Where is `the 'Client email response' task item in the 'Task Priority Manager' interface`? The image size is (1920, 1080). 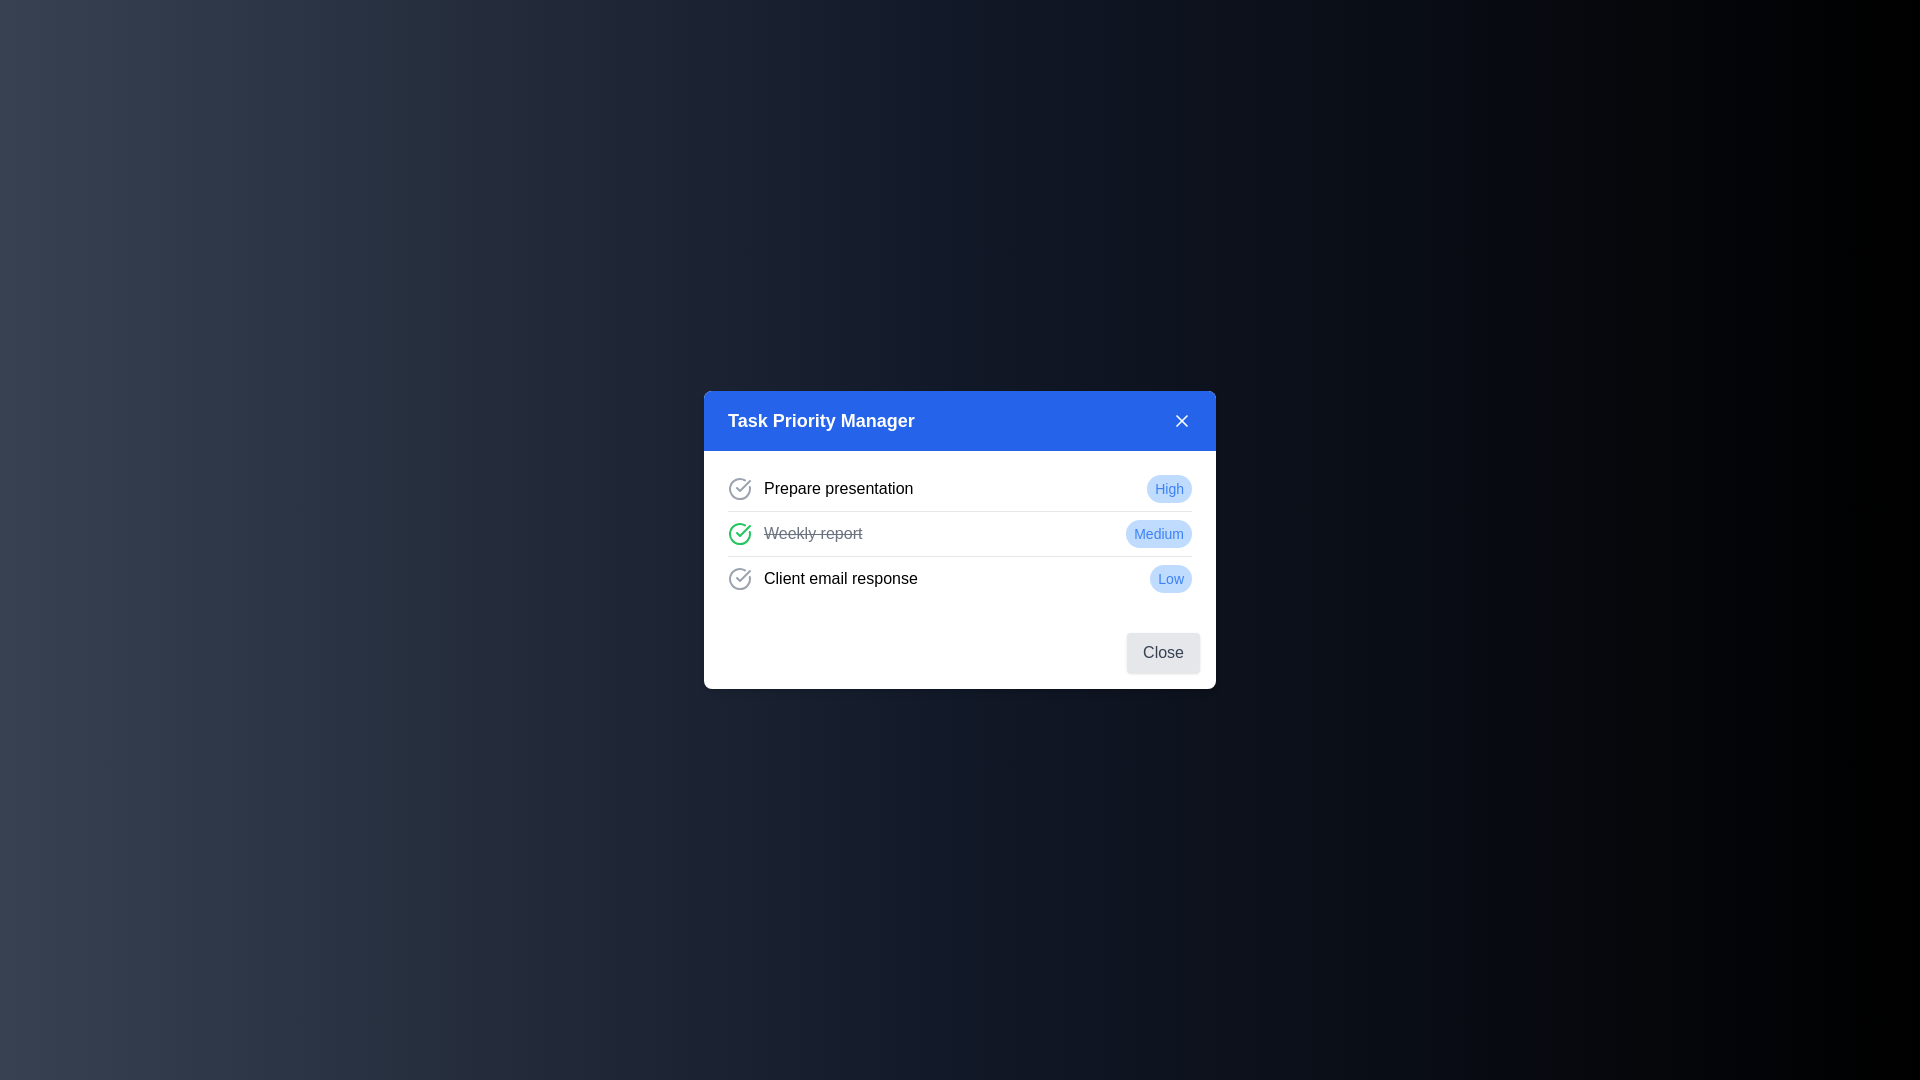 the 'Client email response' task item in the 'Task Priority Manager' interface is located at coordinates (960, 578).